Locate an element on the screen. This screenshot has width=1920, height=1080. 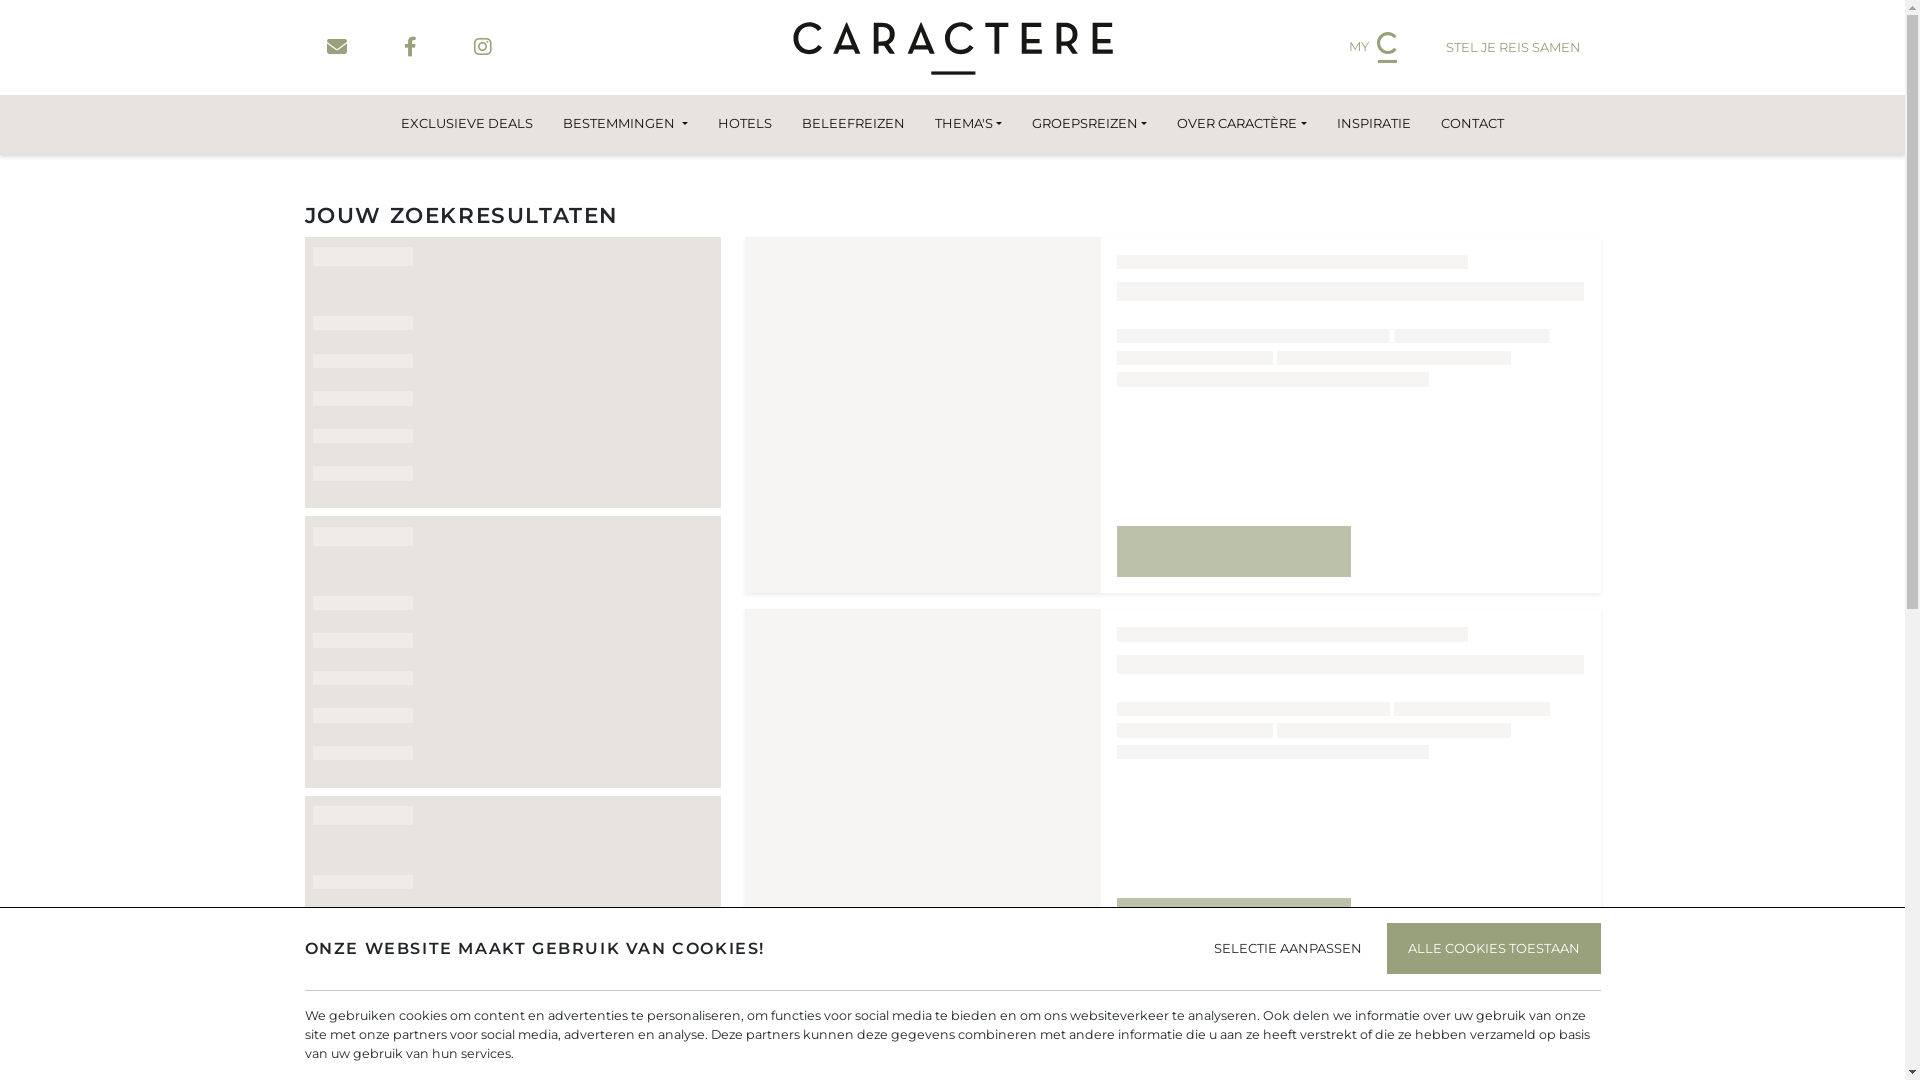
'MY' is located at coordinates (1371, 46).